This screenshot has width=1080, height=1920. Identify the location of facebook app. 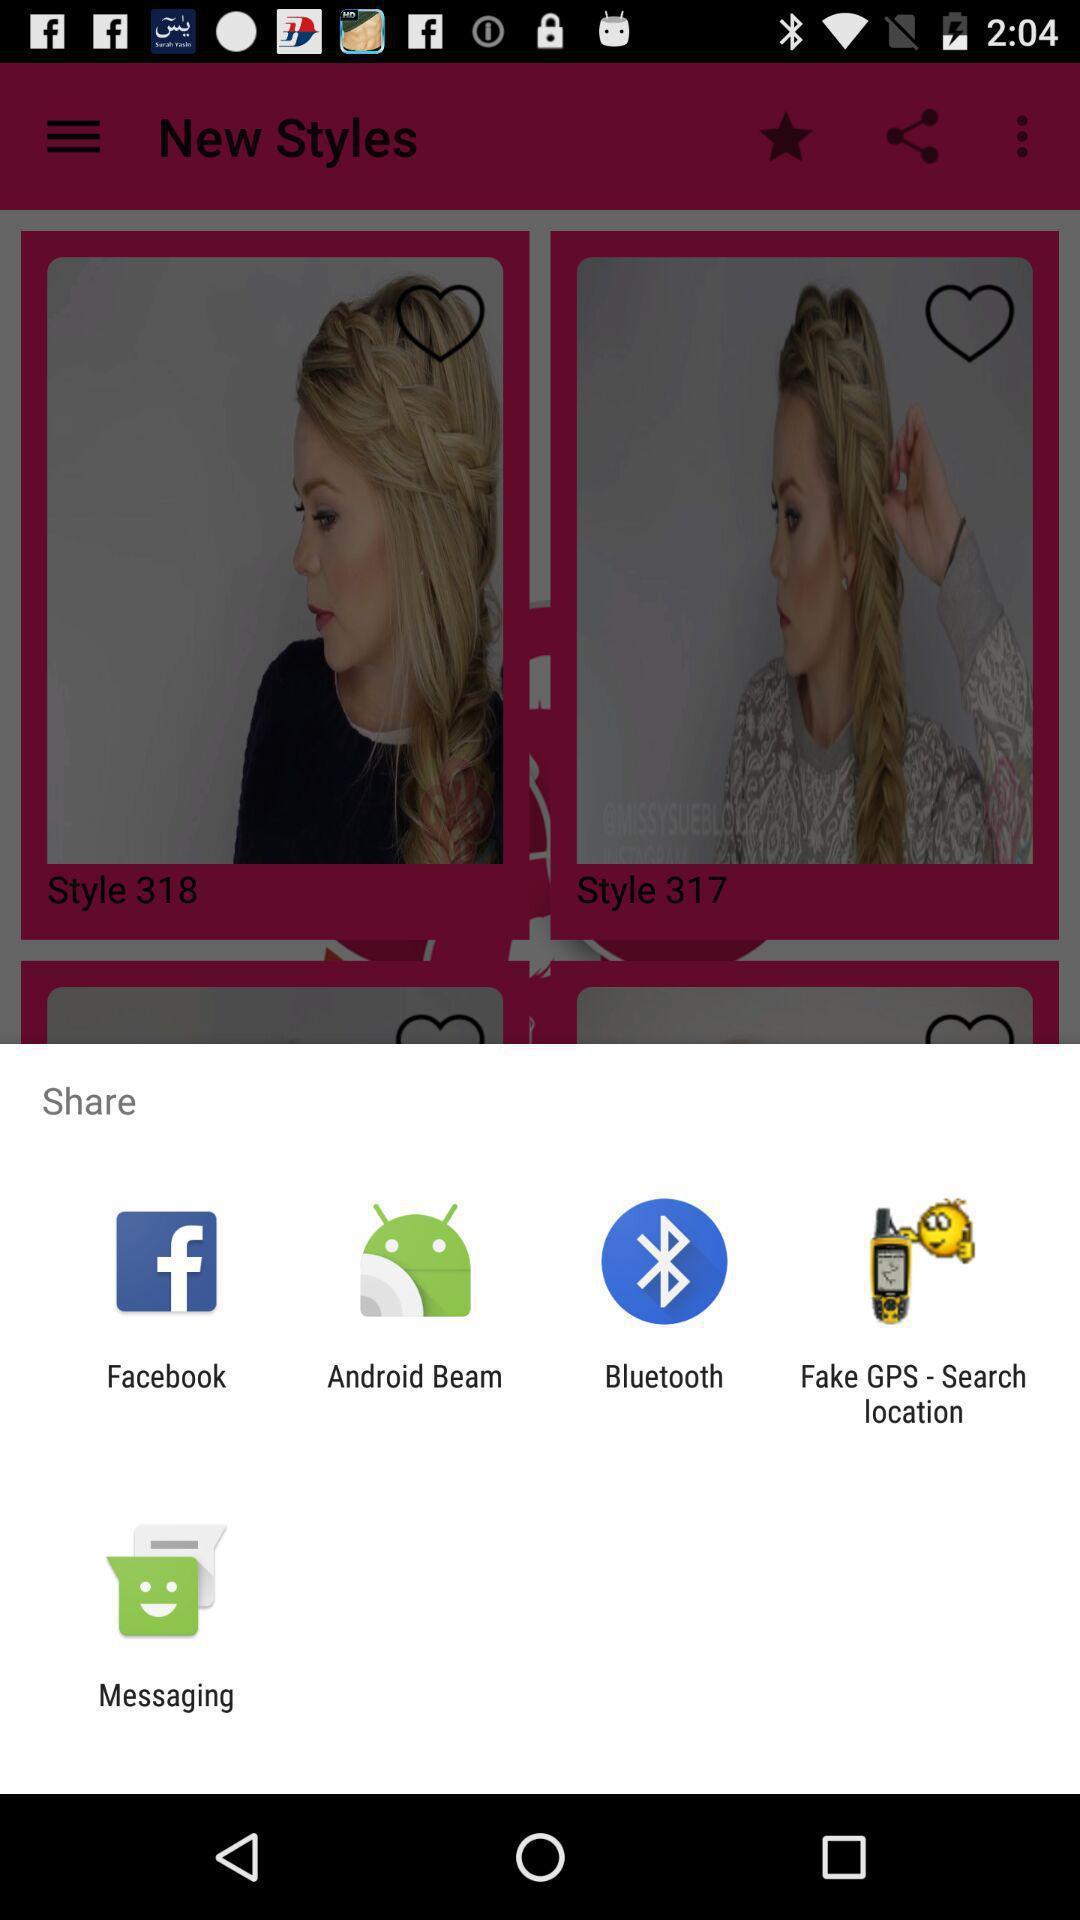
(165, 1392).